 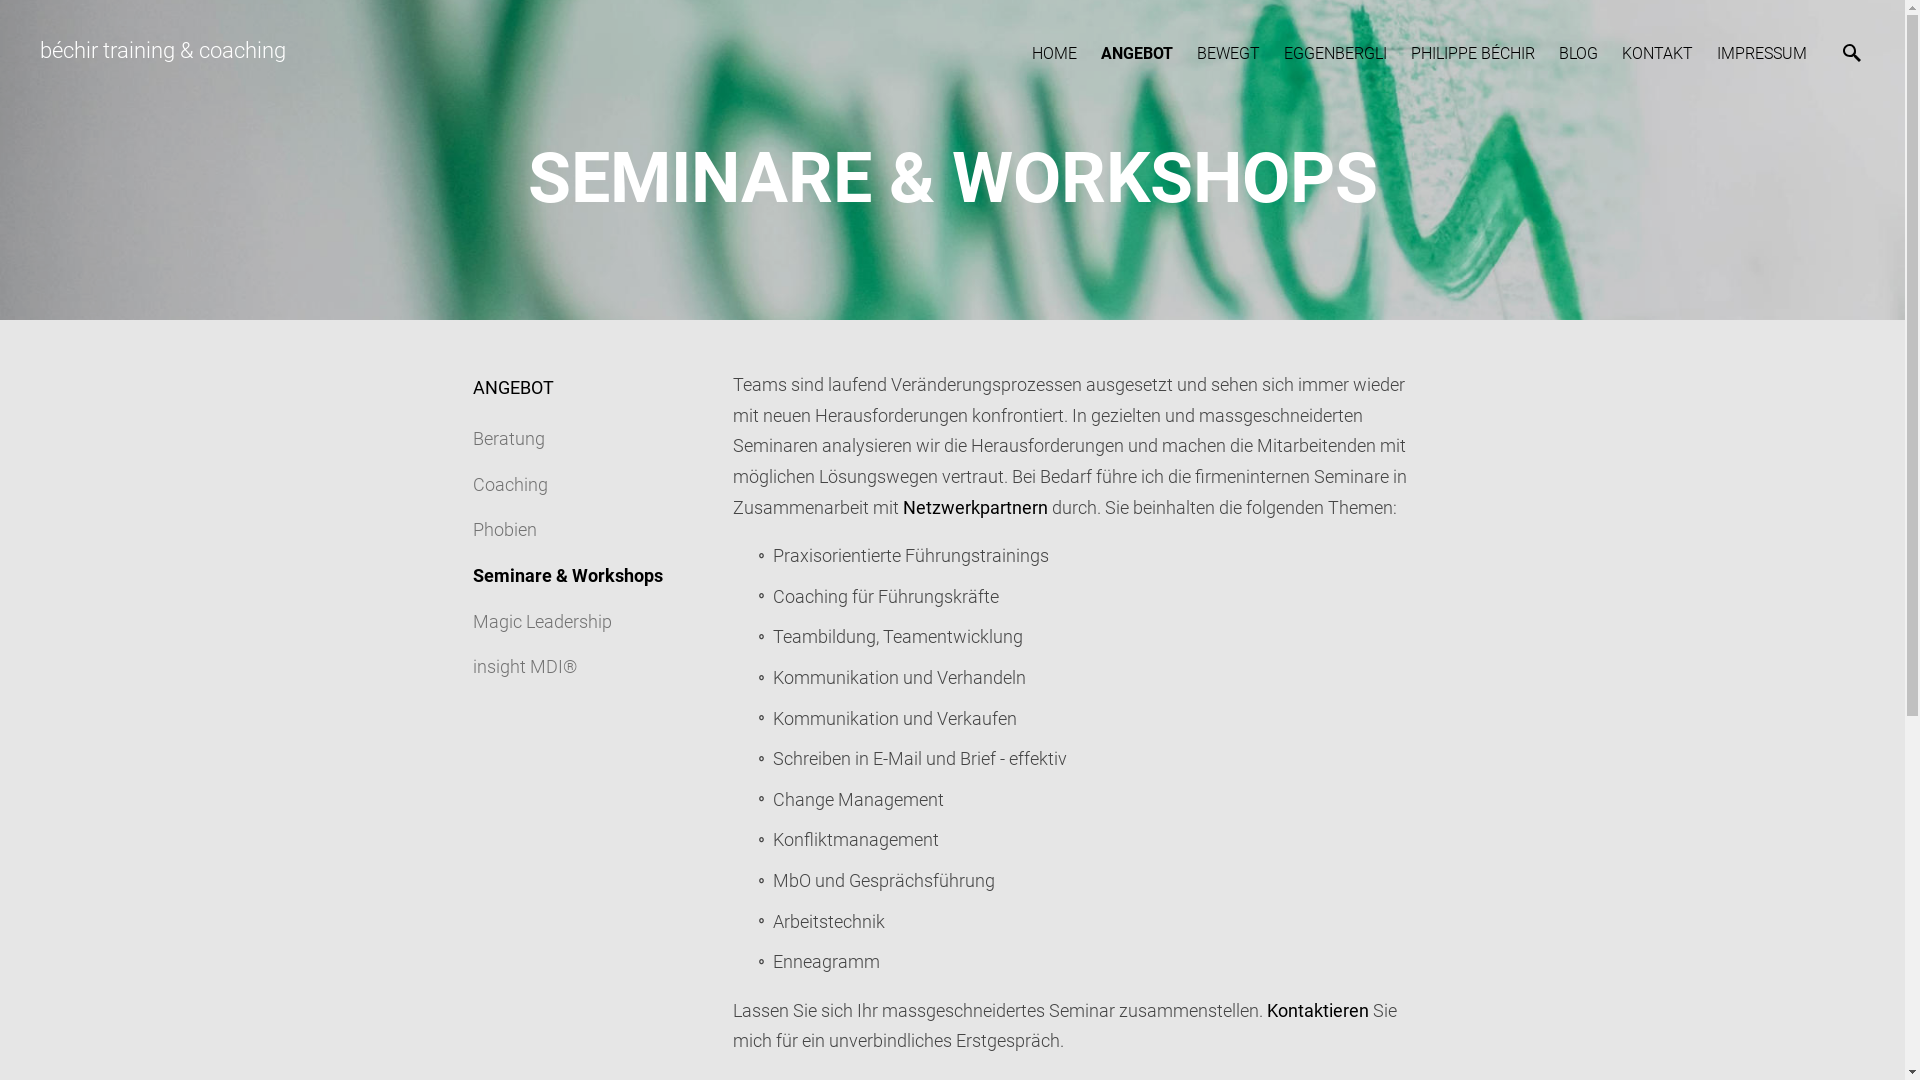 What do you see at coordinates (1032, 52) in the screenshot?
I see `'HOME'` at bounding box center [1032, 52].